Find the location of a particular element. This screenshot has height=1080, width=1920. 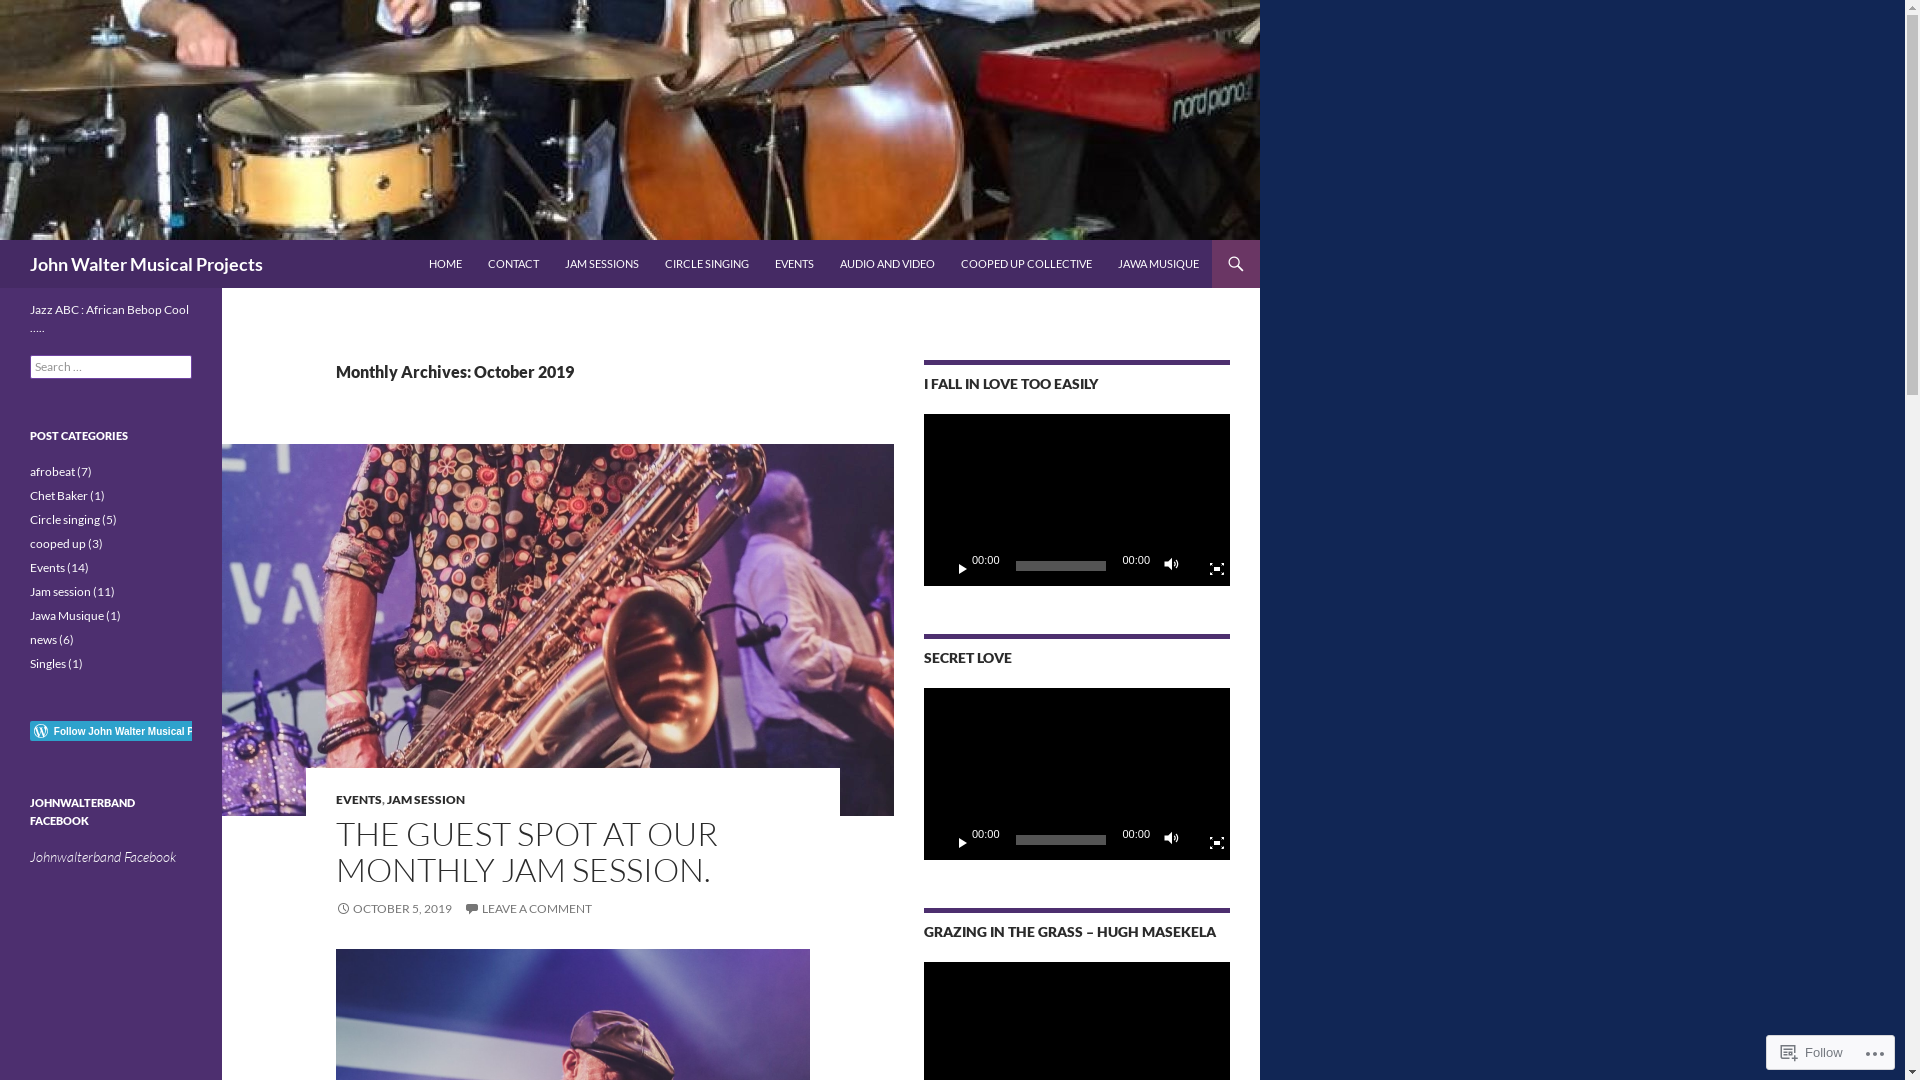

'Search' is located at coordinates (4, 238).